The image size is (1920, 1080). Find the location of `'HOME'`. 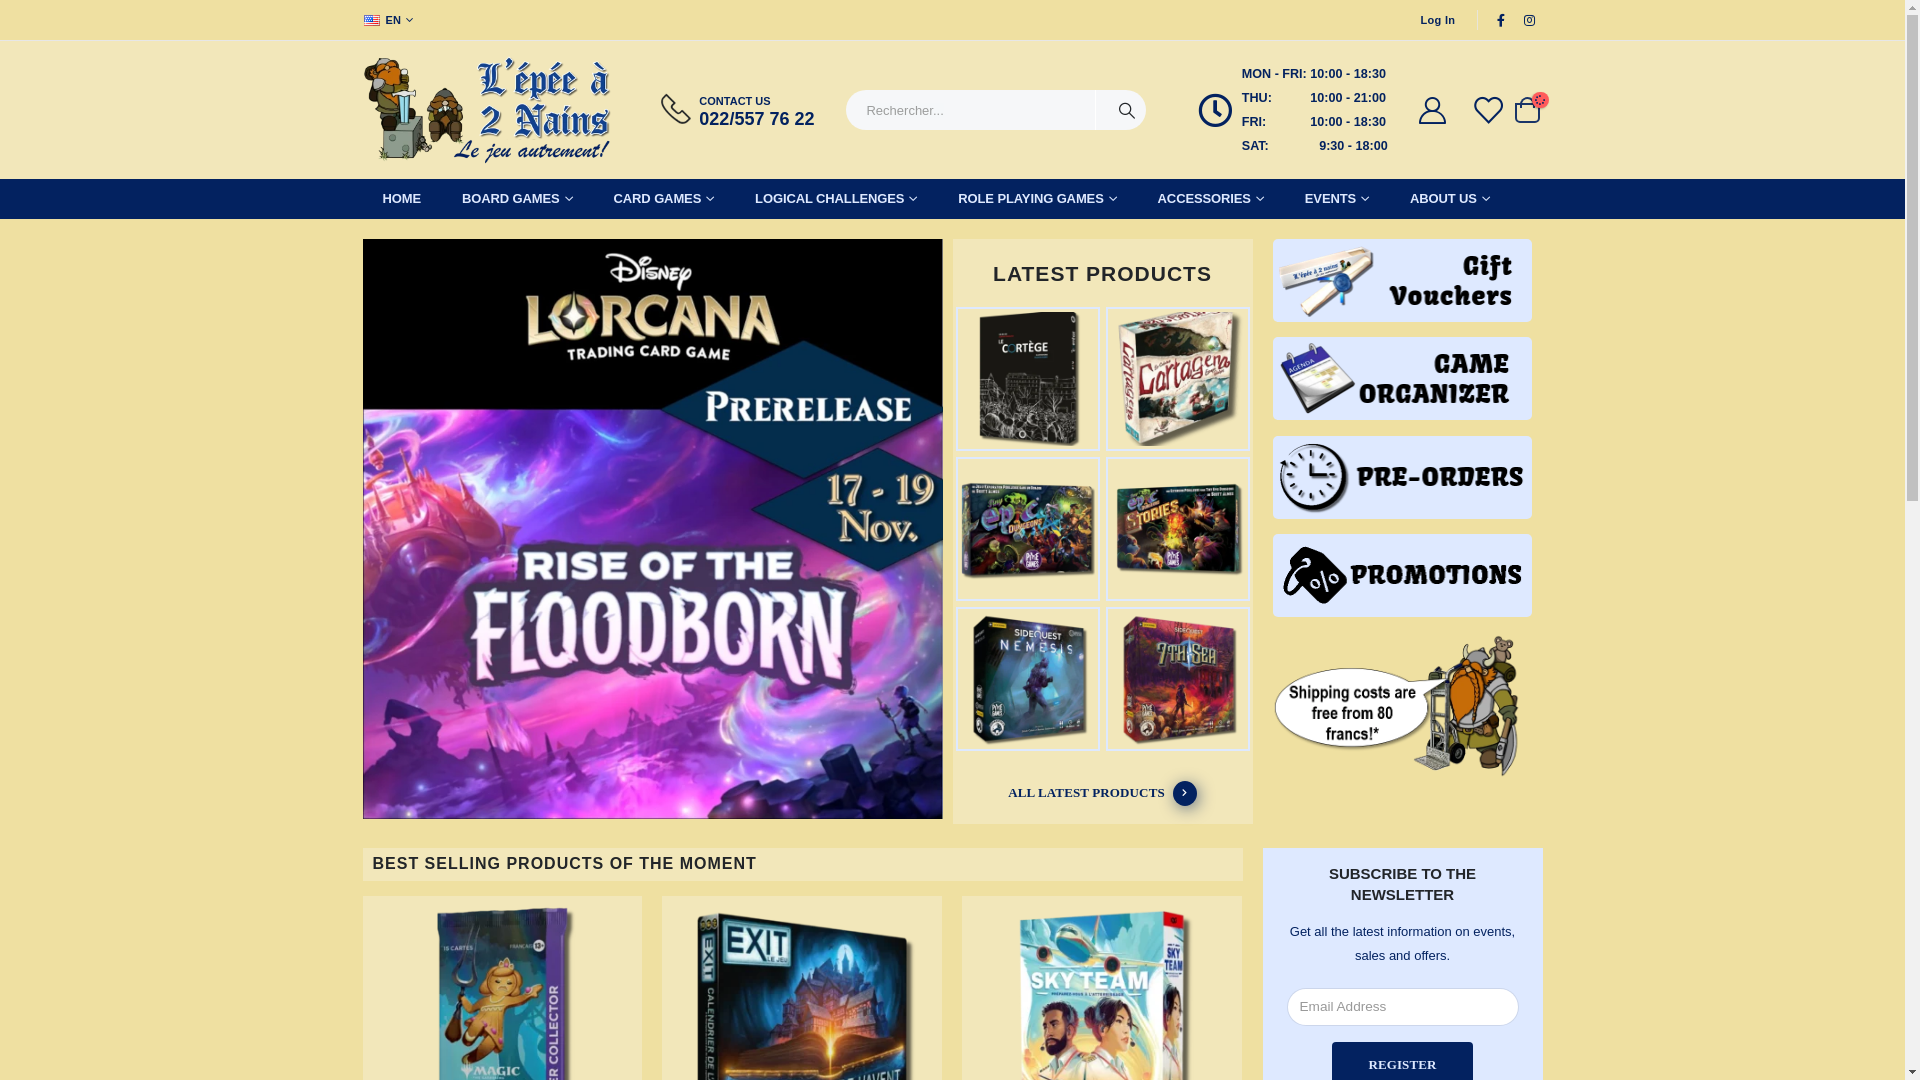

'HOME' is located at coordinates (400, 199).